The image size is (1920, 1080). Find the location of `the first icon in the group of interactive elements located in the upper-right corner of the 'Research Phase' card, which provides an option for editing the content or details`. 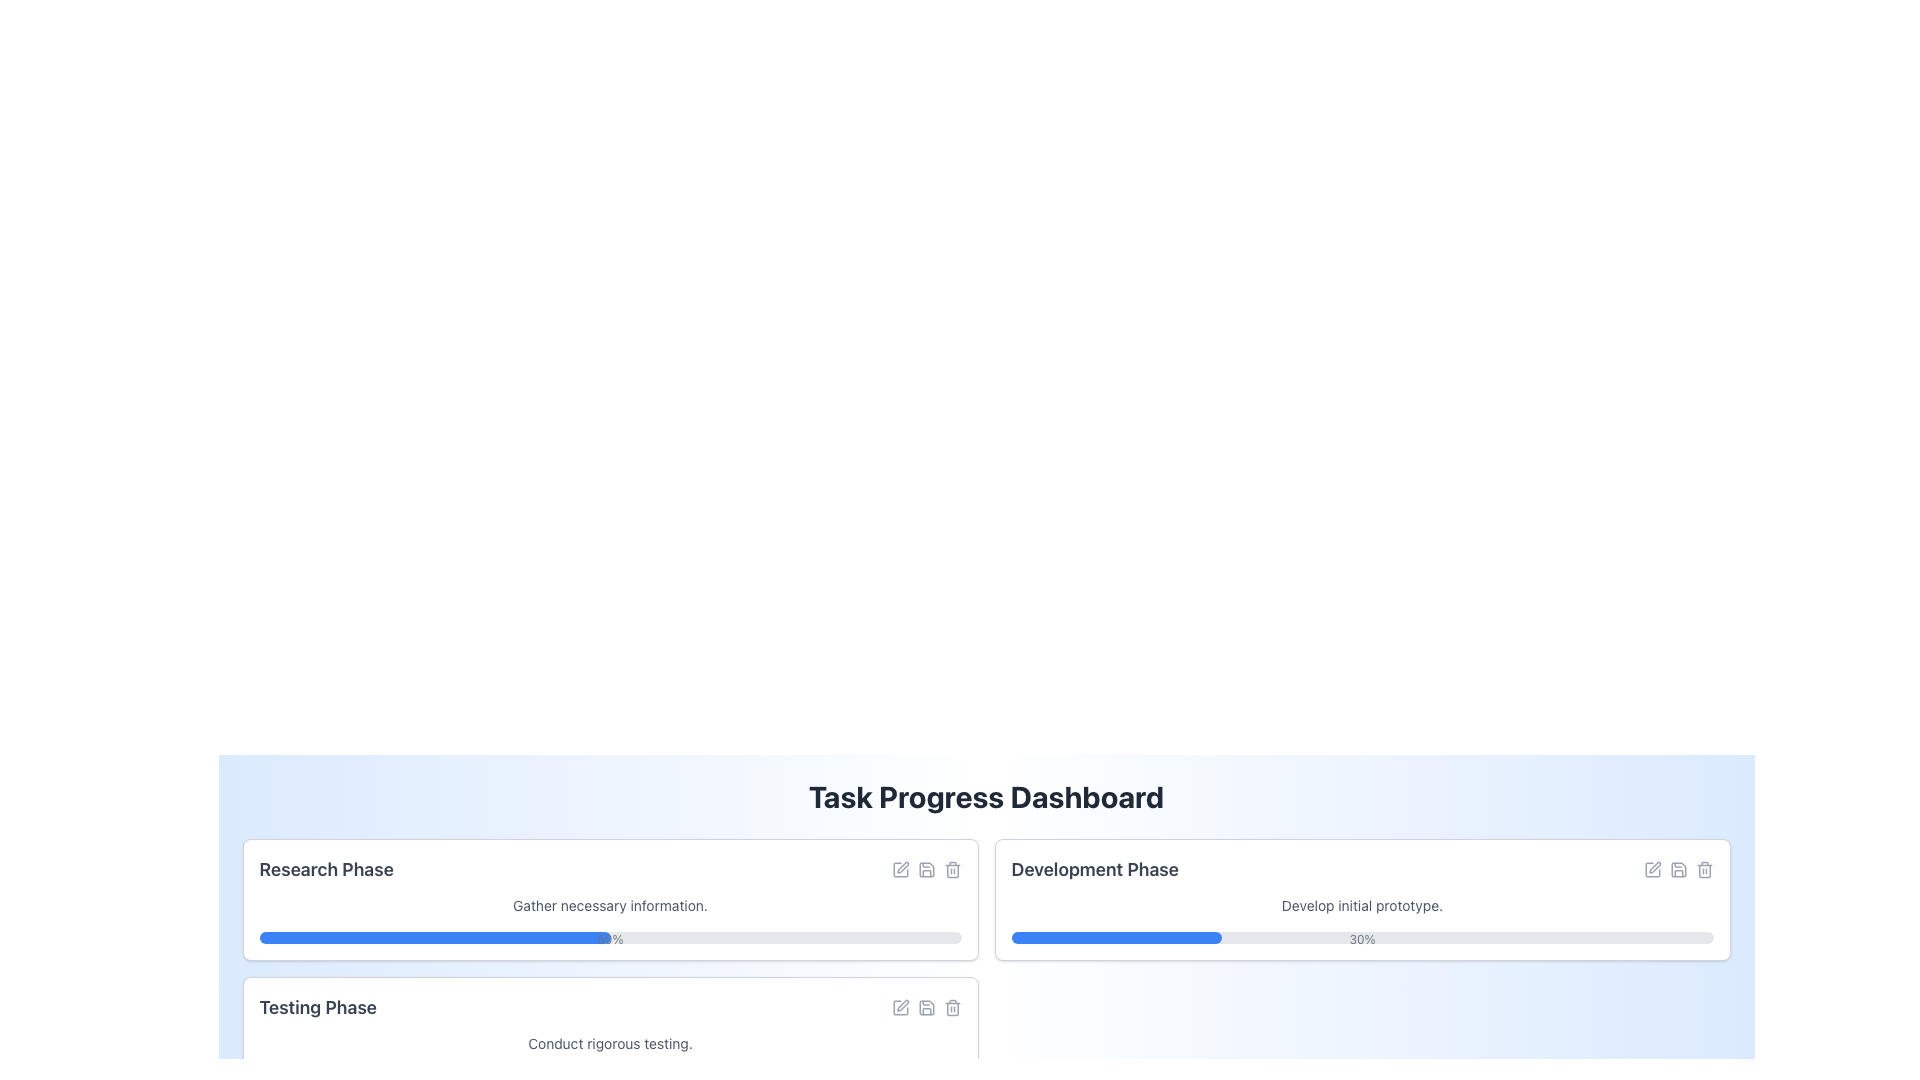

the first icon in the group of interactive elements located in the upper-right corner of the 'Research Phase' card, which provides an option for editing the content or details is located at coordinates (899, 869).